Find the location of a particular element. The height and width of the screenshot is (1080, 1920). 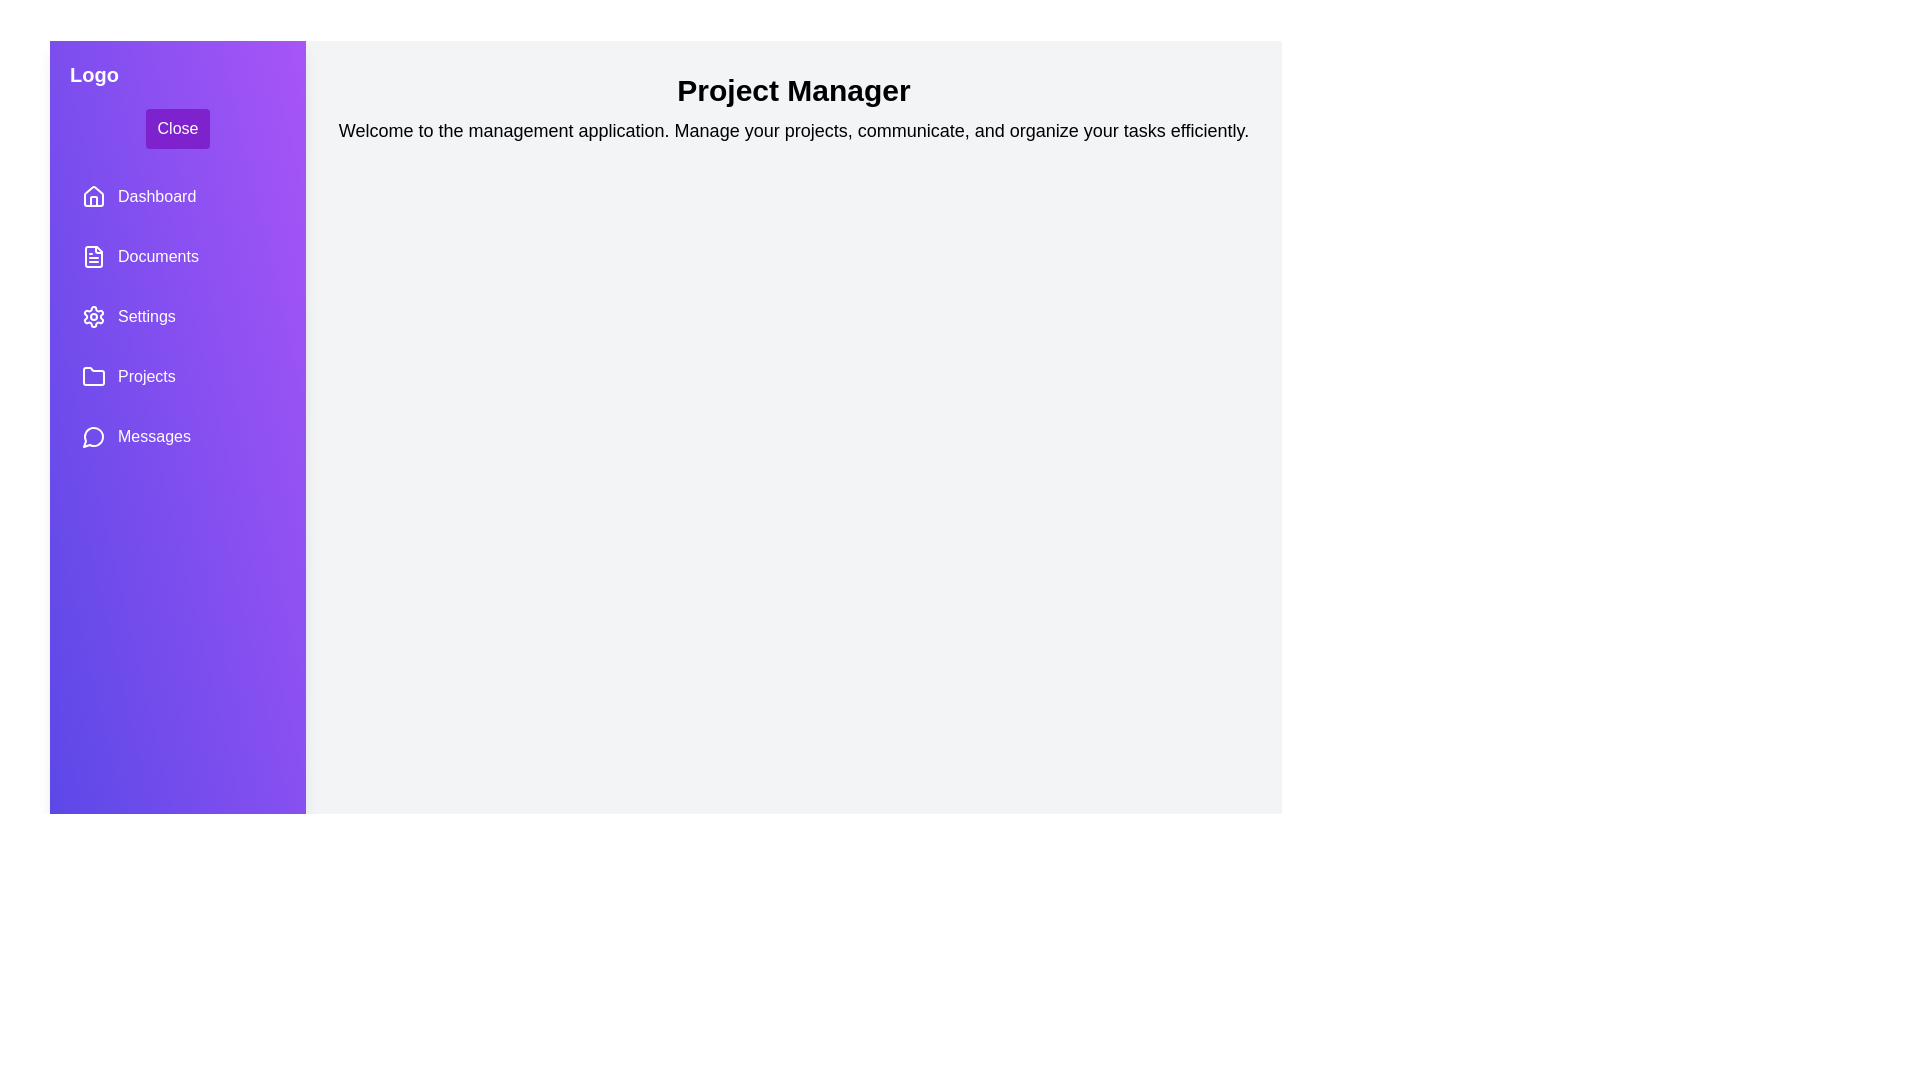

the navigation item labeled Messages to navigate to the respective section is located at coordinates (177, 435).